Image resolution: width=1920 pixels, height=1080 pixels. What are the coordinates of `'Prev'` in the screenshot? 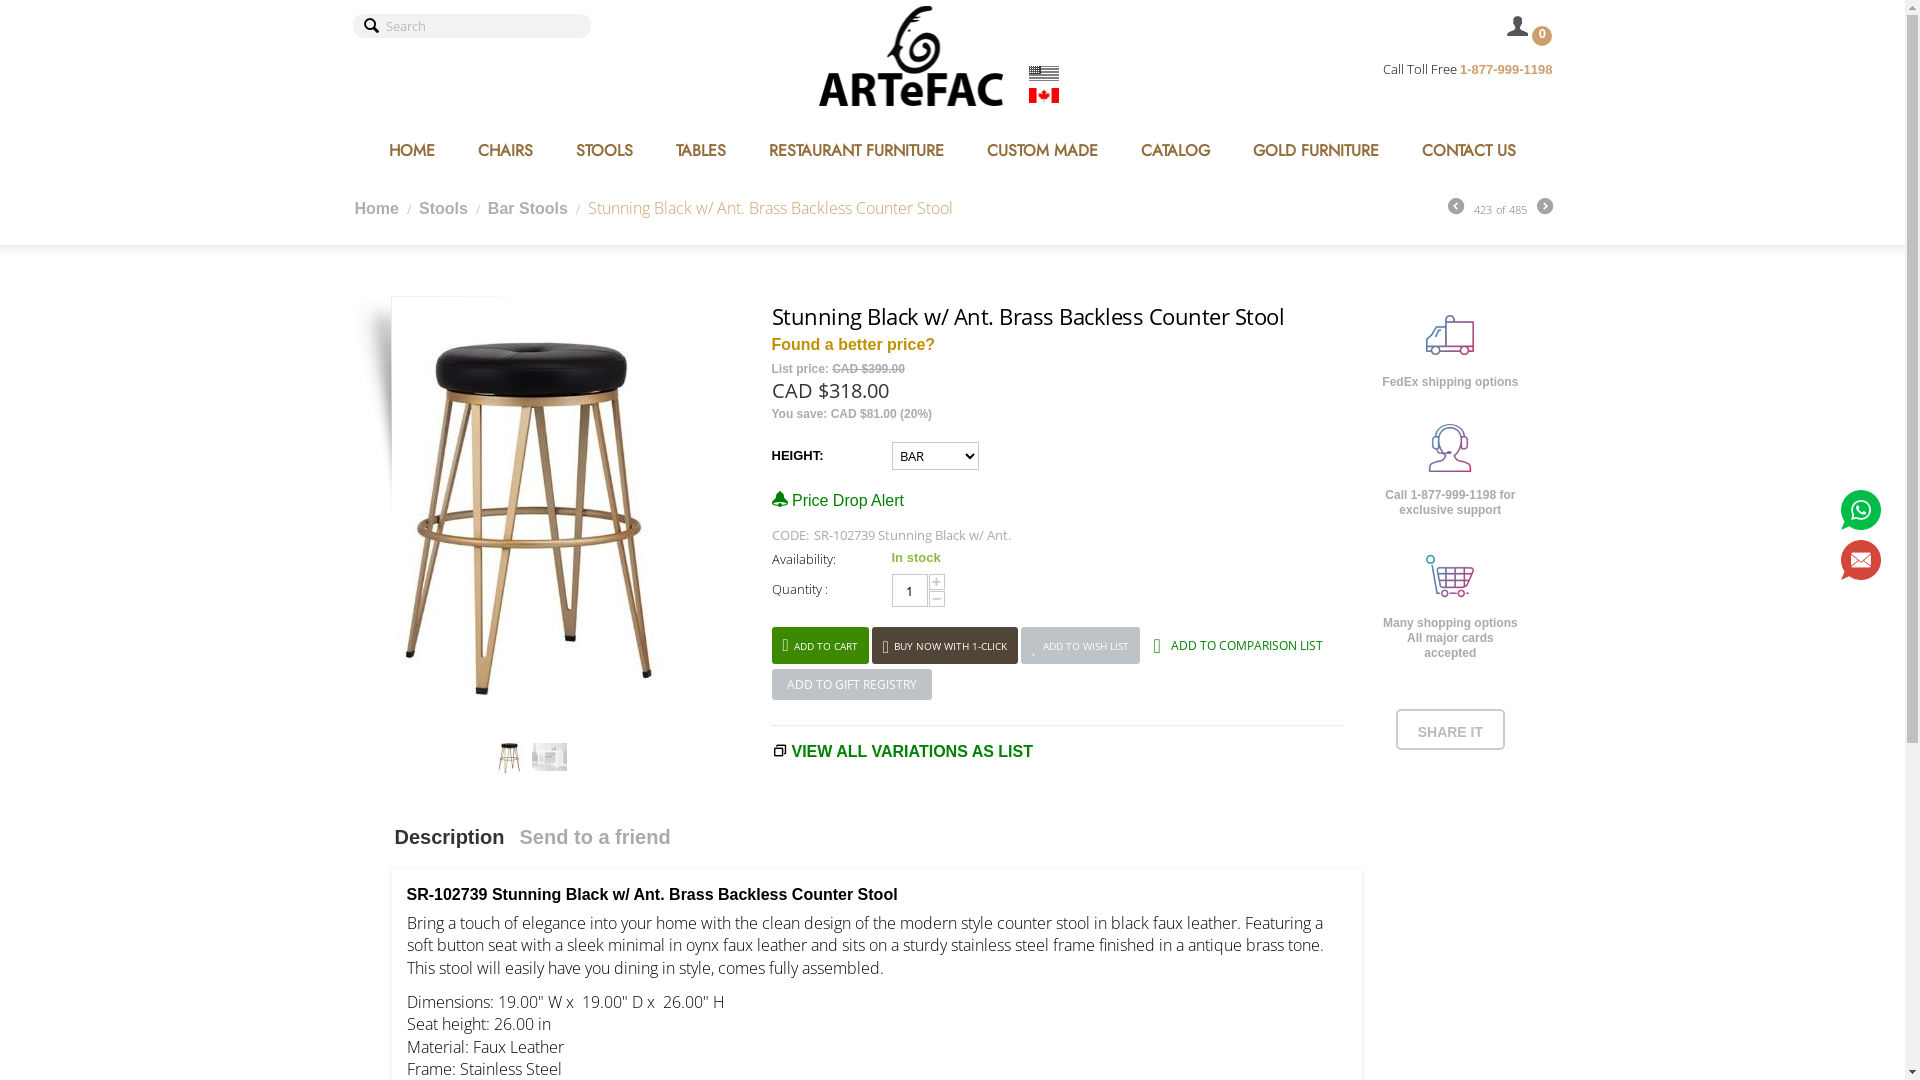 It's located at (1455, 208).